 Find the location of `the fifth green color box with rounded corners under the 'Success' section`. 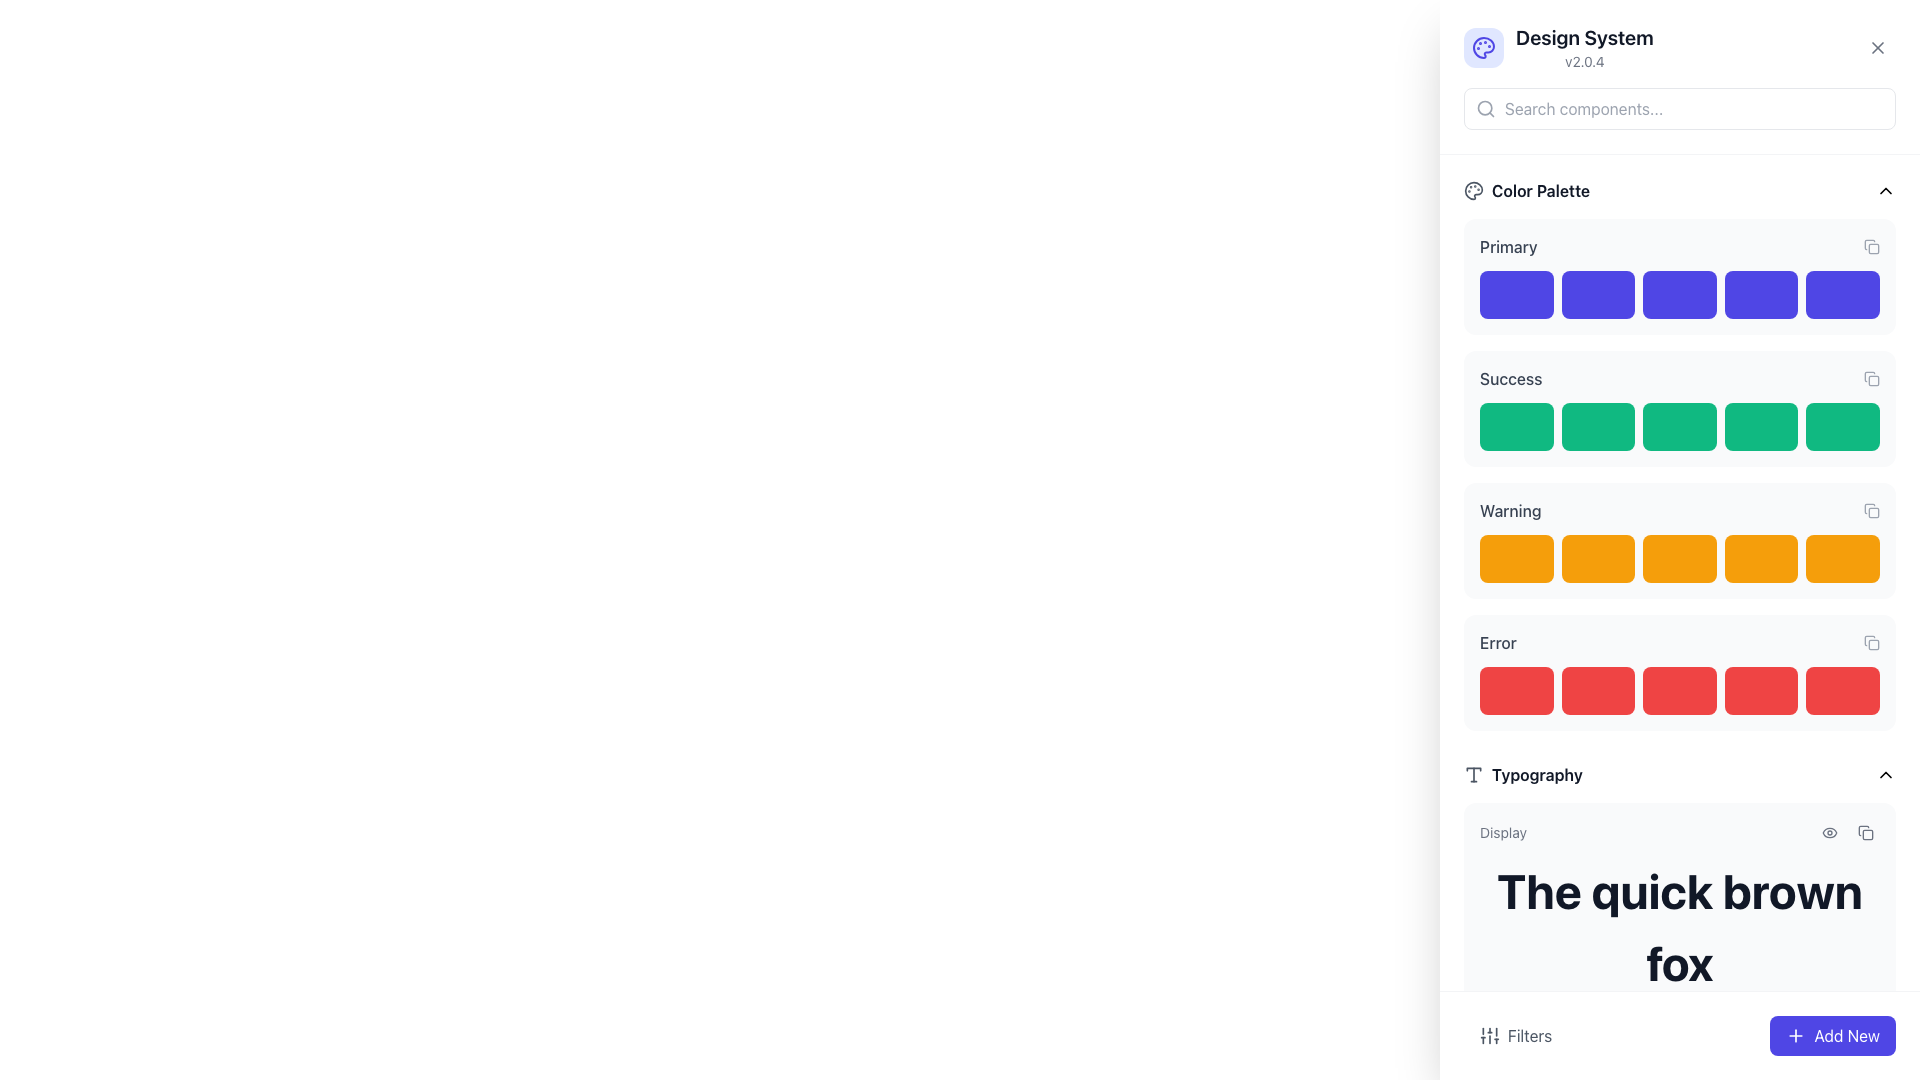

the fifth green color box with rounded corners under the 'Success' section is located at coordinates (1842, 426).